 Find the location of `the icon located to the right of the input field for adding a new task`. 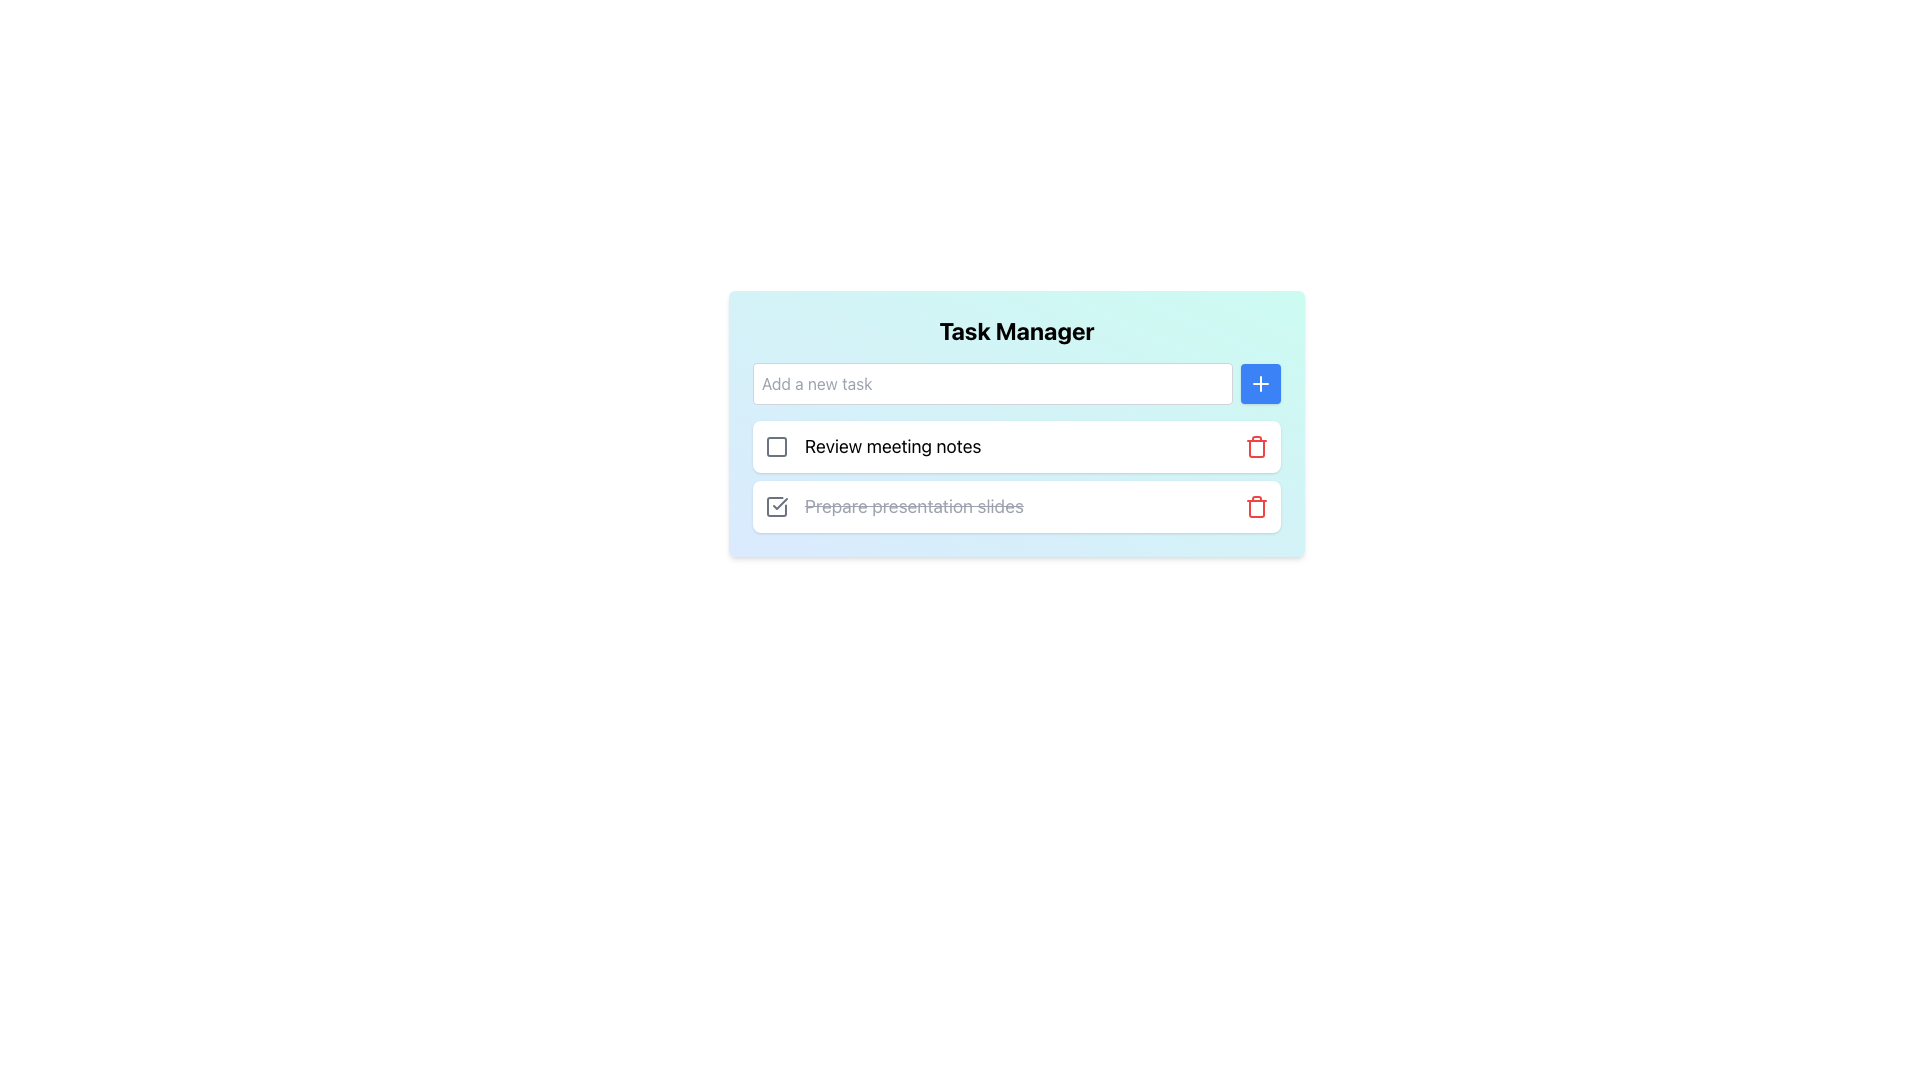

the icon located to the right of the input field for adding a new task is located at coordinates (1260, 384).